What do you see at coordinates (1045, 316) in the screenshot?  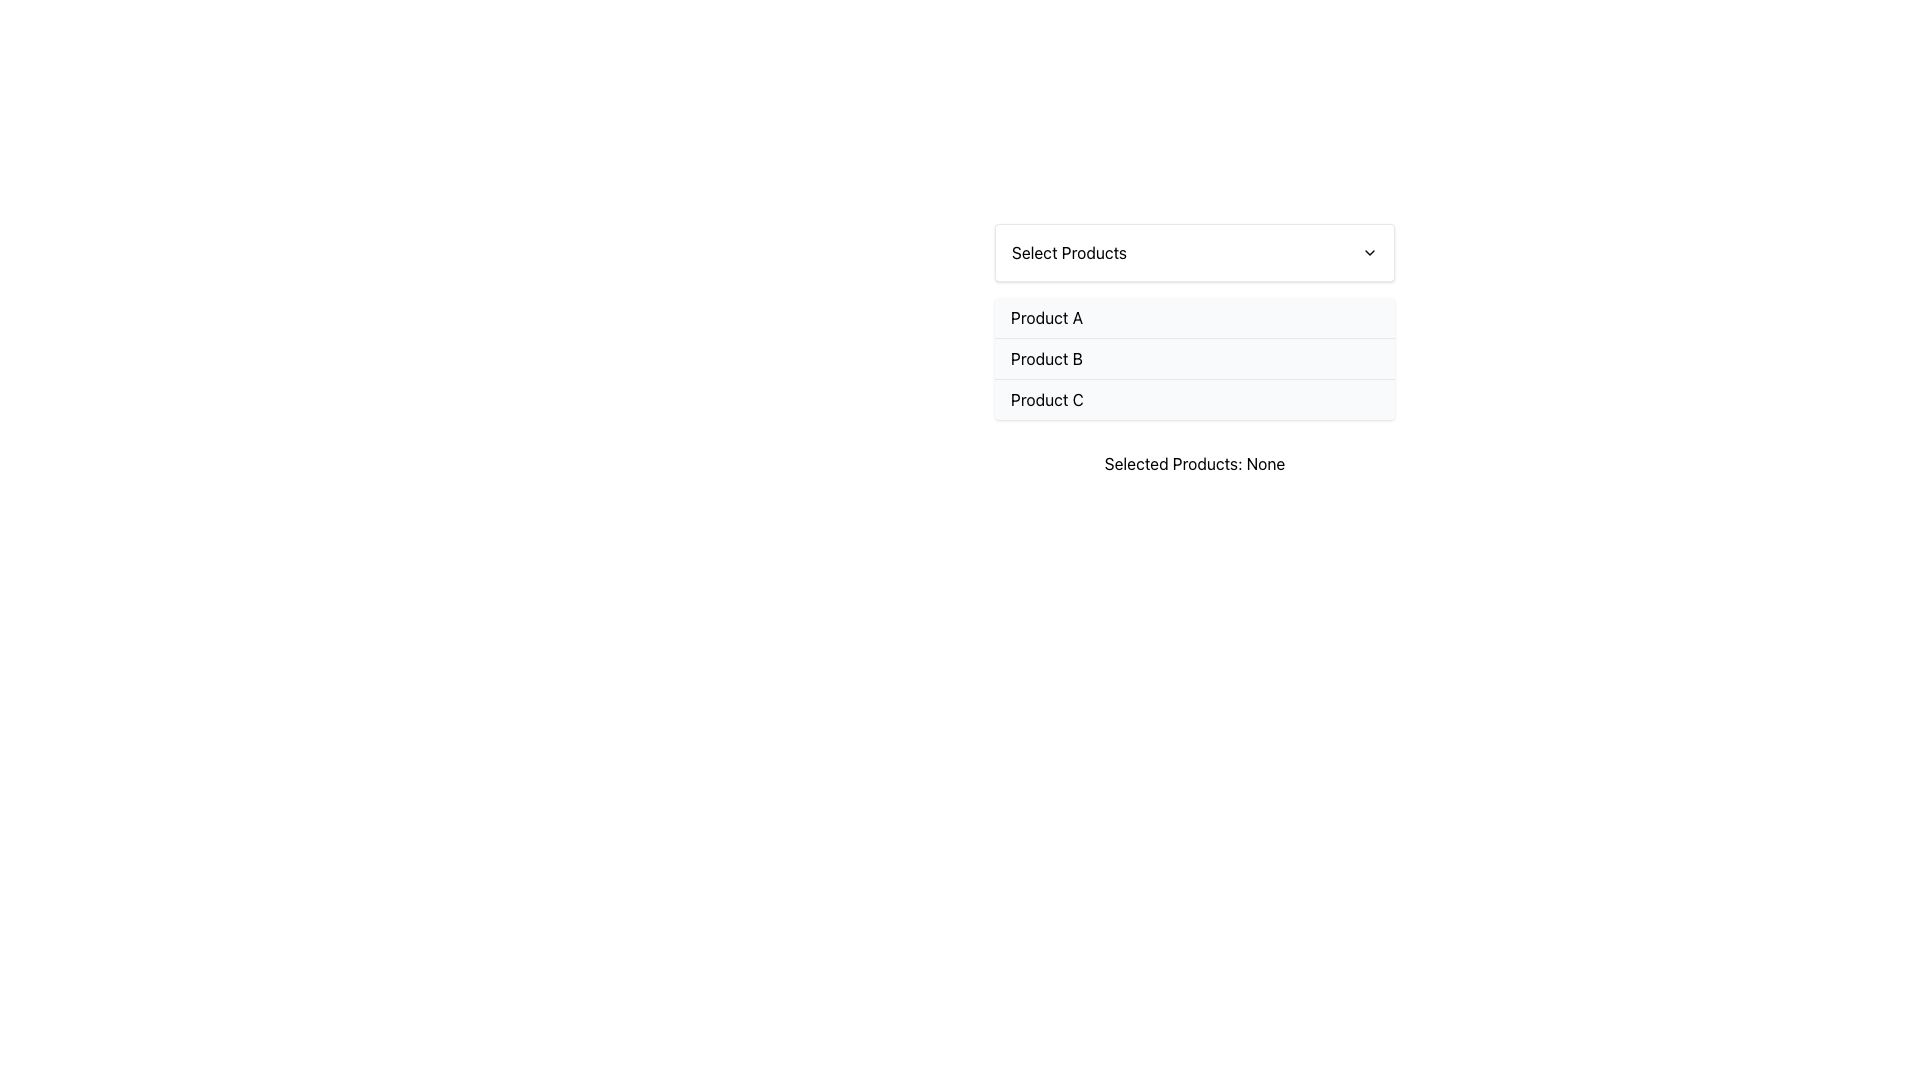 I see `the 'Product A' text label` at bounding box center [1045, 316].